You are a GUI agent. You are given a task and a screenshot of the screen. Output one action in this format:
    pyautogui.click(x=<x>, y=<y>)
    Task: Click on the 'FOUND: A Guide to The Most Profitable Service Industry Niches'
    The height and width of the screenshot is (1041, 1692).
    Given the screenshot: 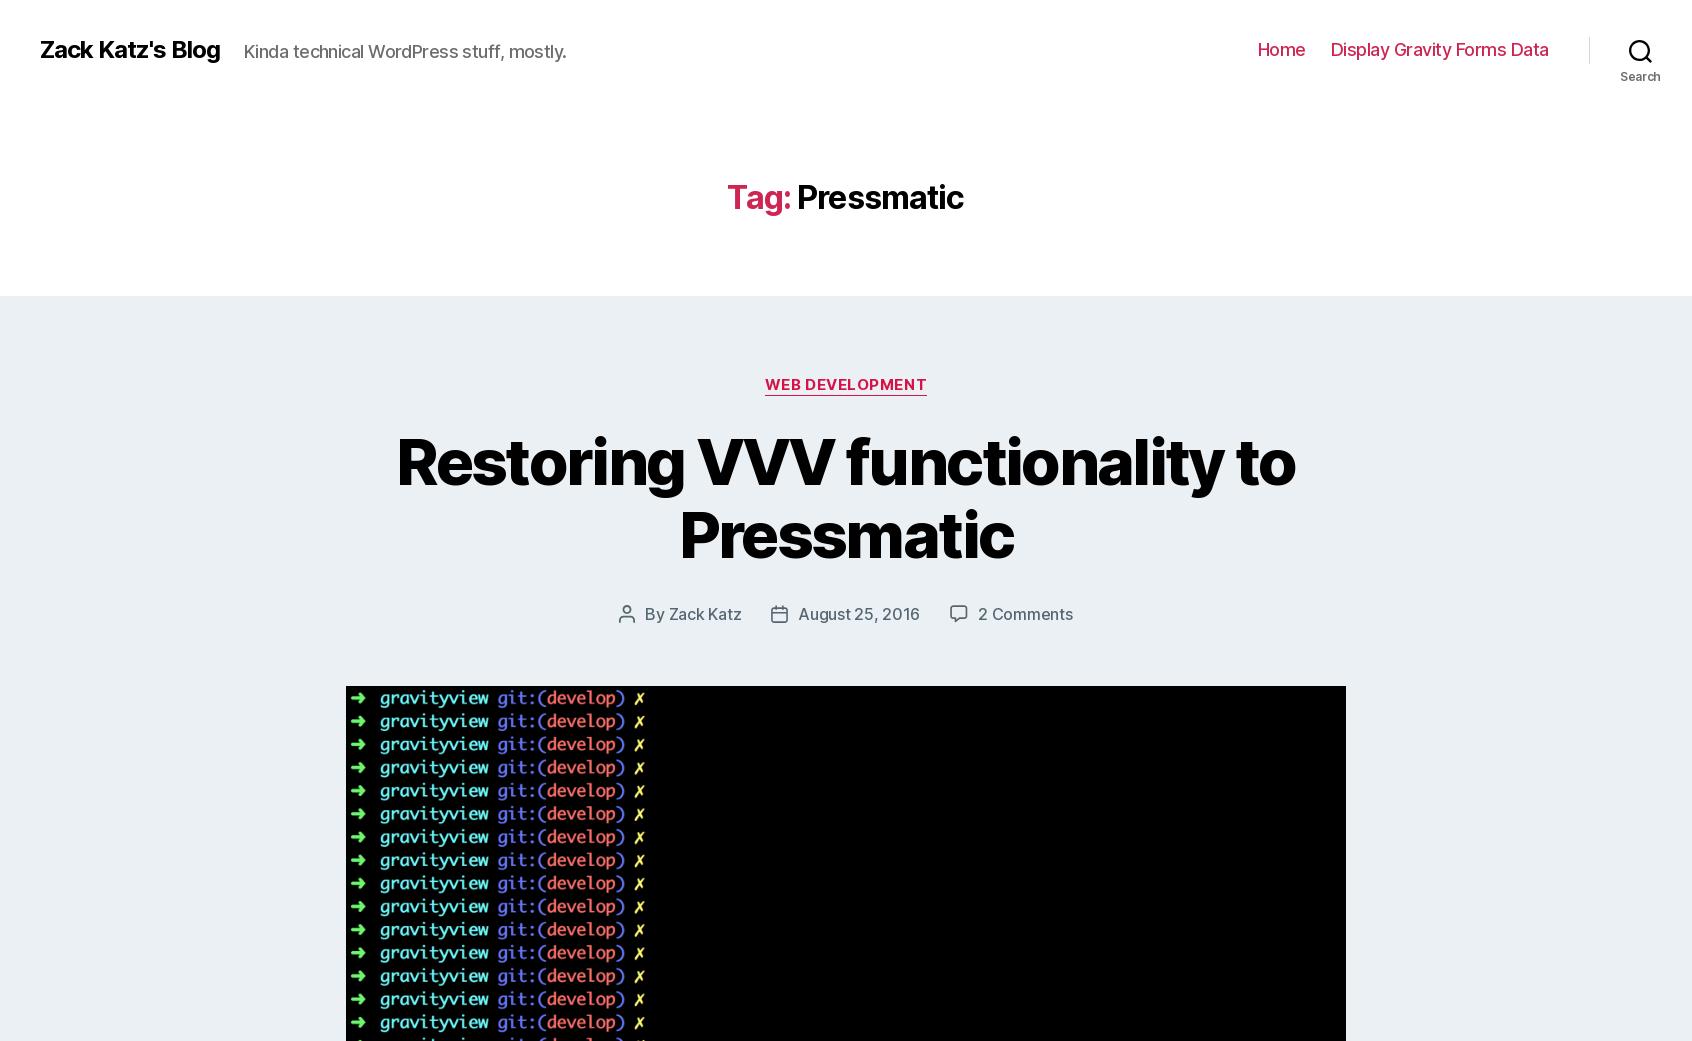 What is the action you would take?
    pyautogui.click(x=1133, y=728)
    